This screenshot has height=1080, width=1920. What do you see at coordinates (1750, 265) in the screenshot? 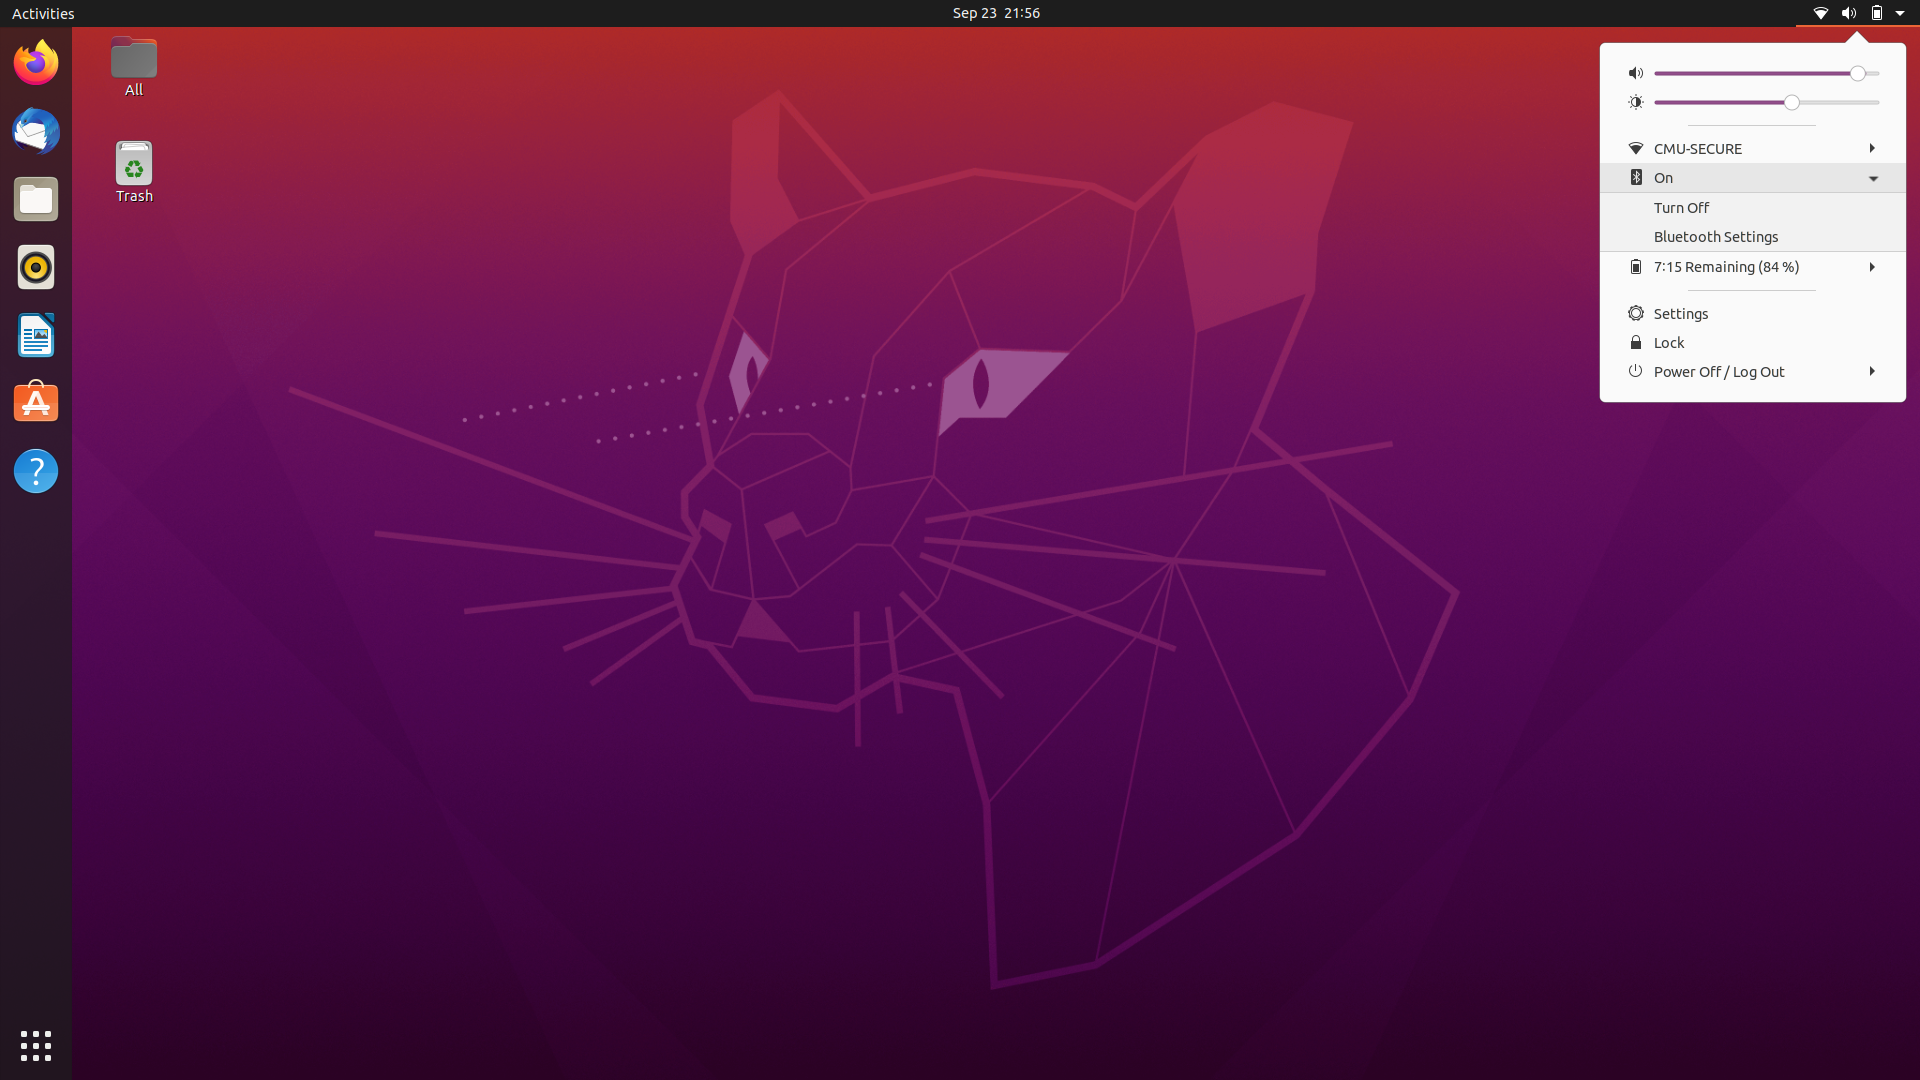
I see `the Battery Configuration` at bounding box center [1750, 265].